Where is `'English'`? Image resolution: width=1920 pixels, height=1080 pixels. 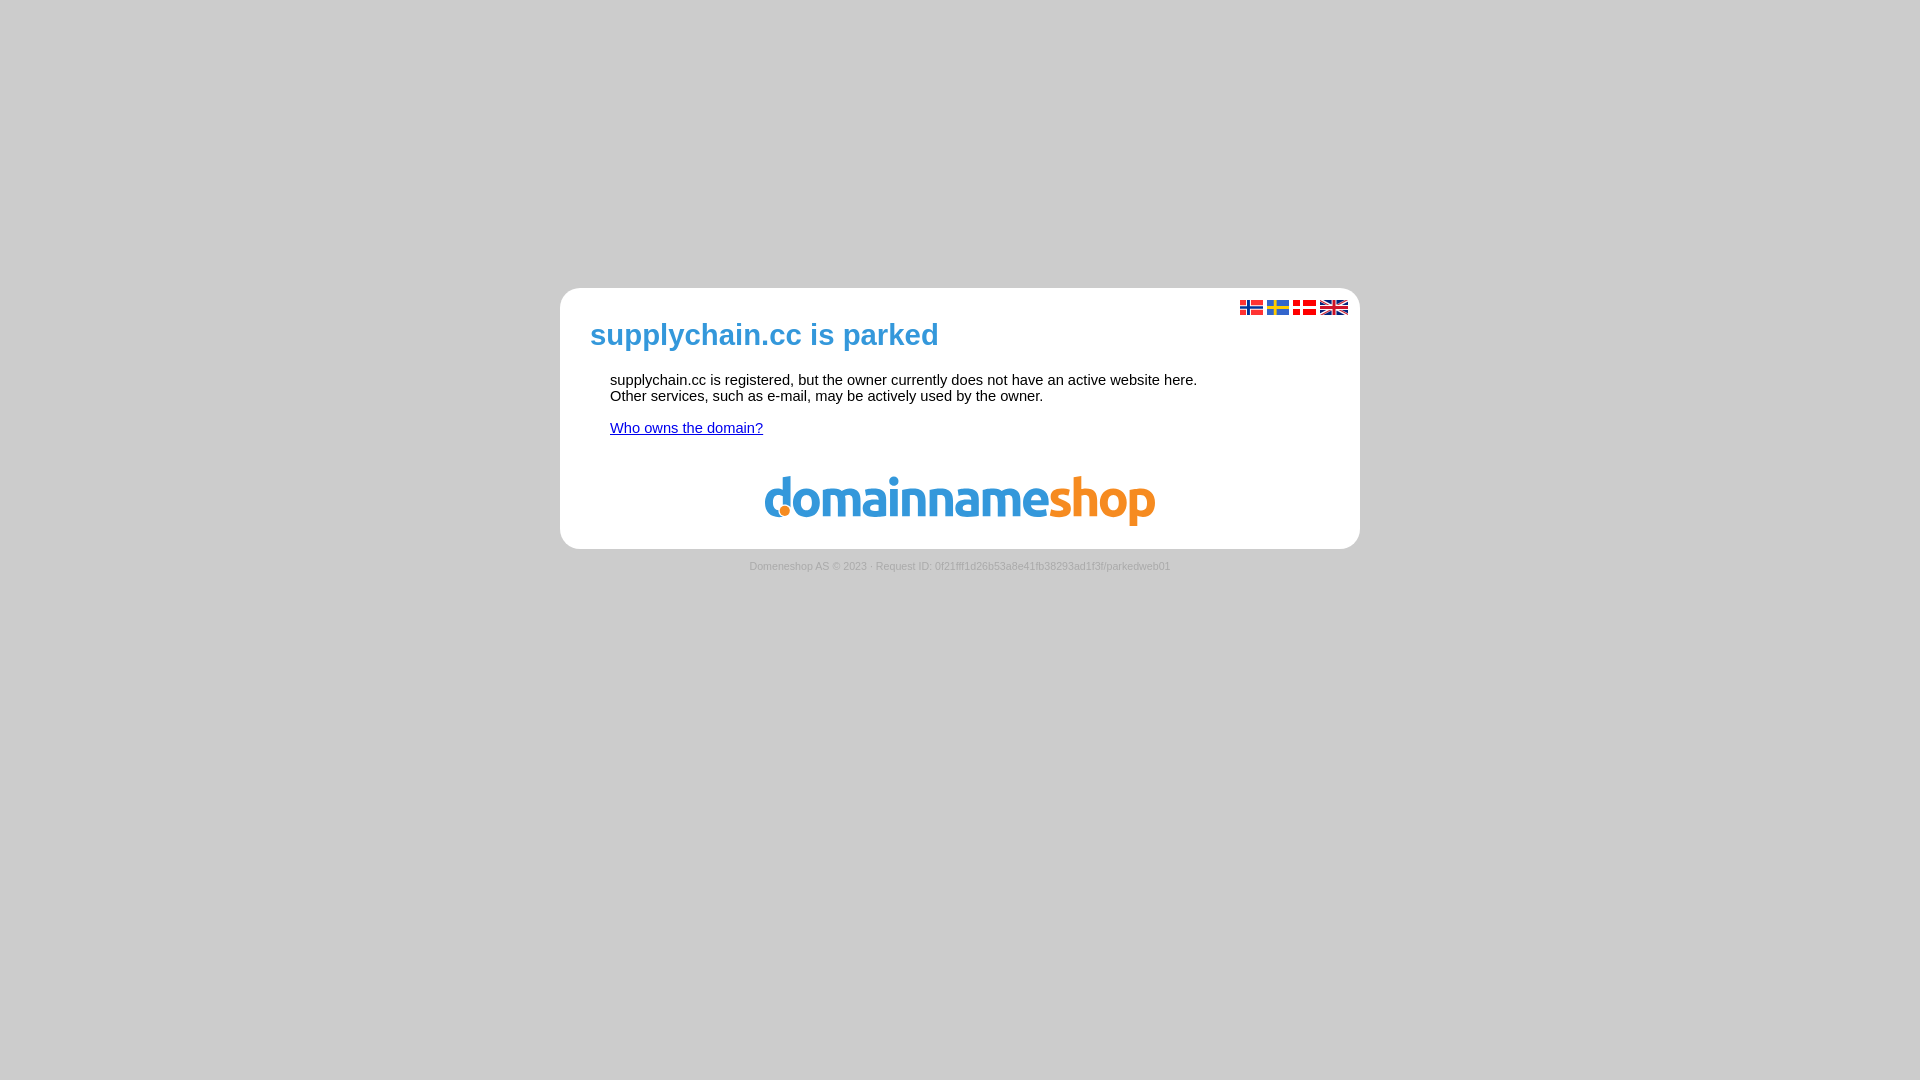
'English' is located at coordinates (1320, 307).